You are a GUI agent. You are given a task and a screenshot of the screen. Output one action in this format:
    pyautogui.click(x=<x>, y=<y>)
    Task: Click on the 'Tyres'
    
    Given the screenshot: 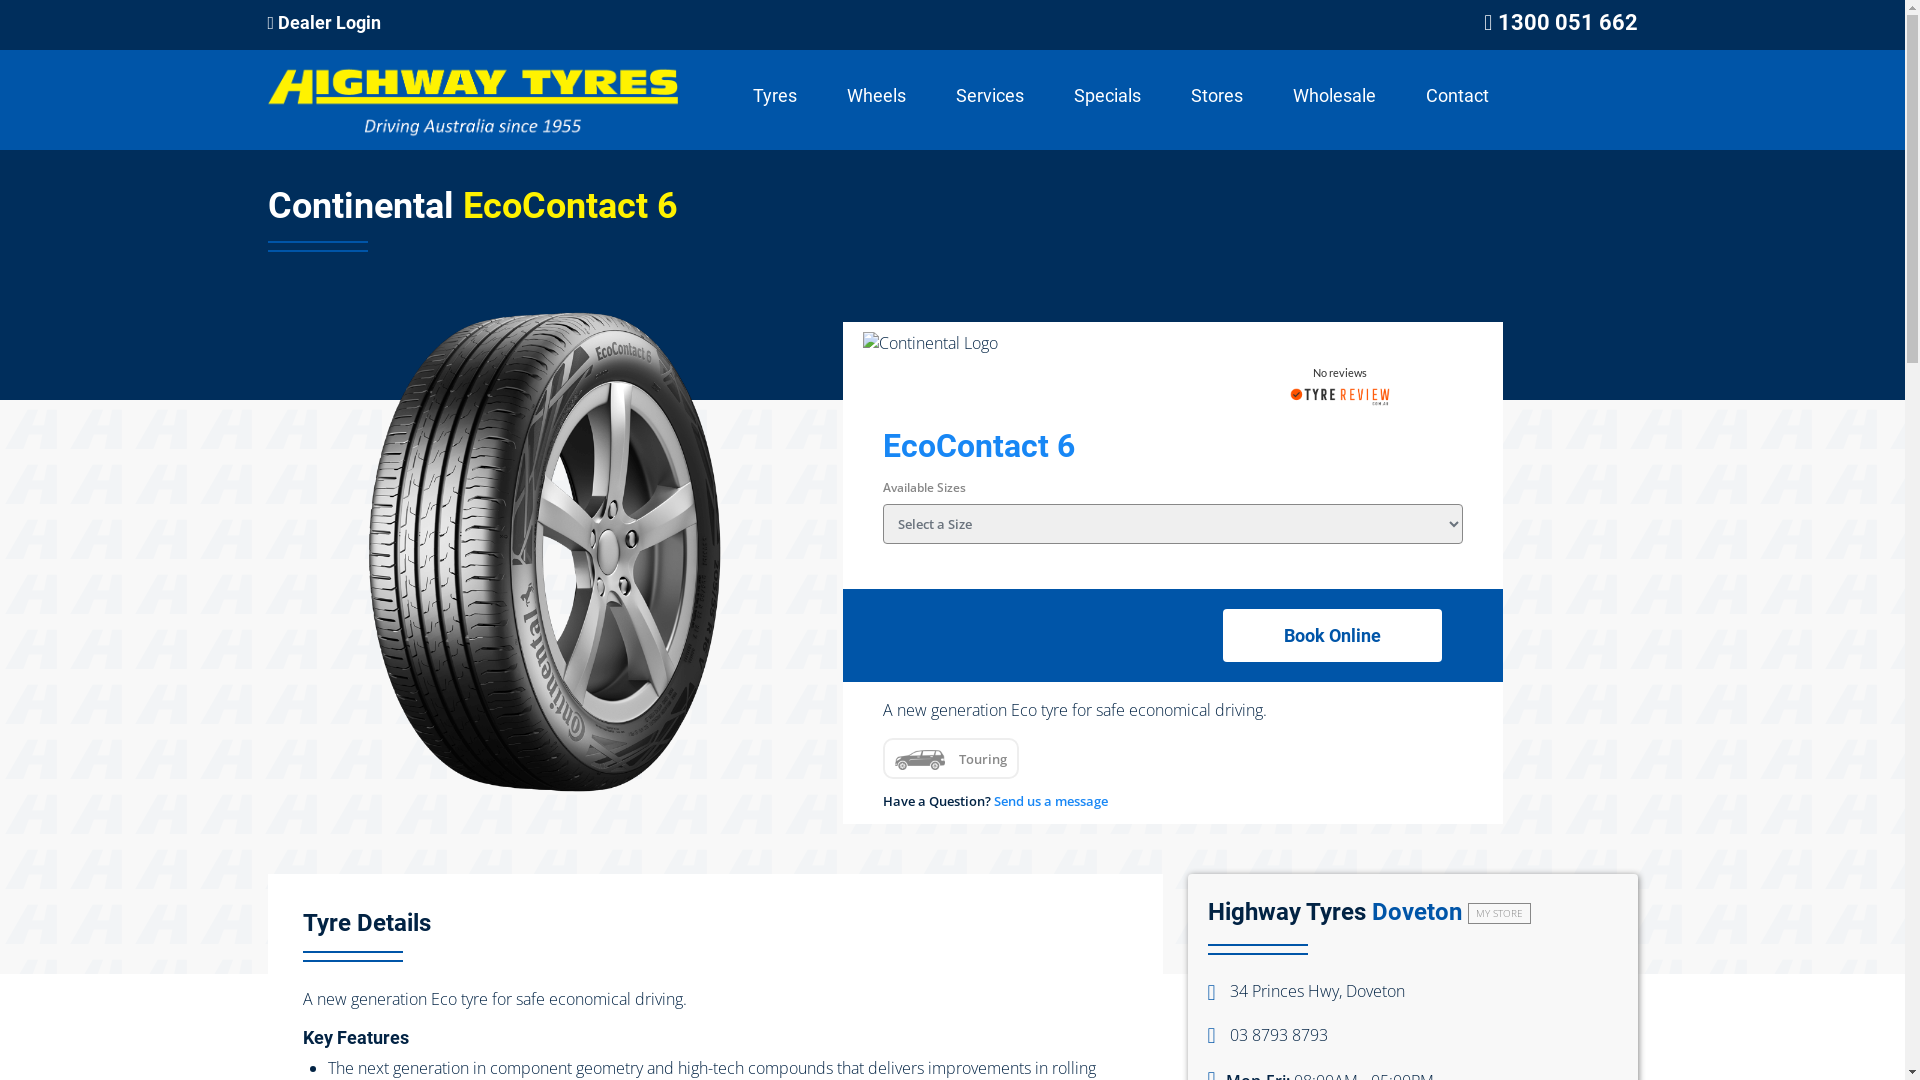 What is the action you would take?
    pyautogui.click(x=772, y=95)
    